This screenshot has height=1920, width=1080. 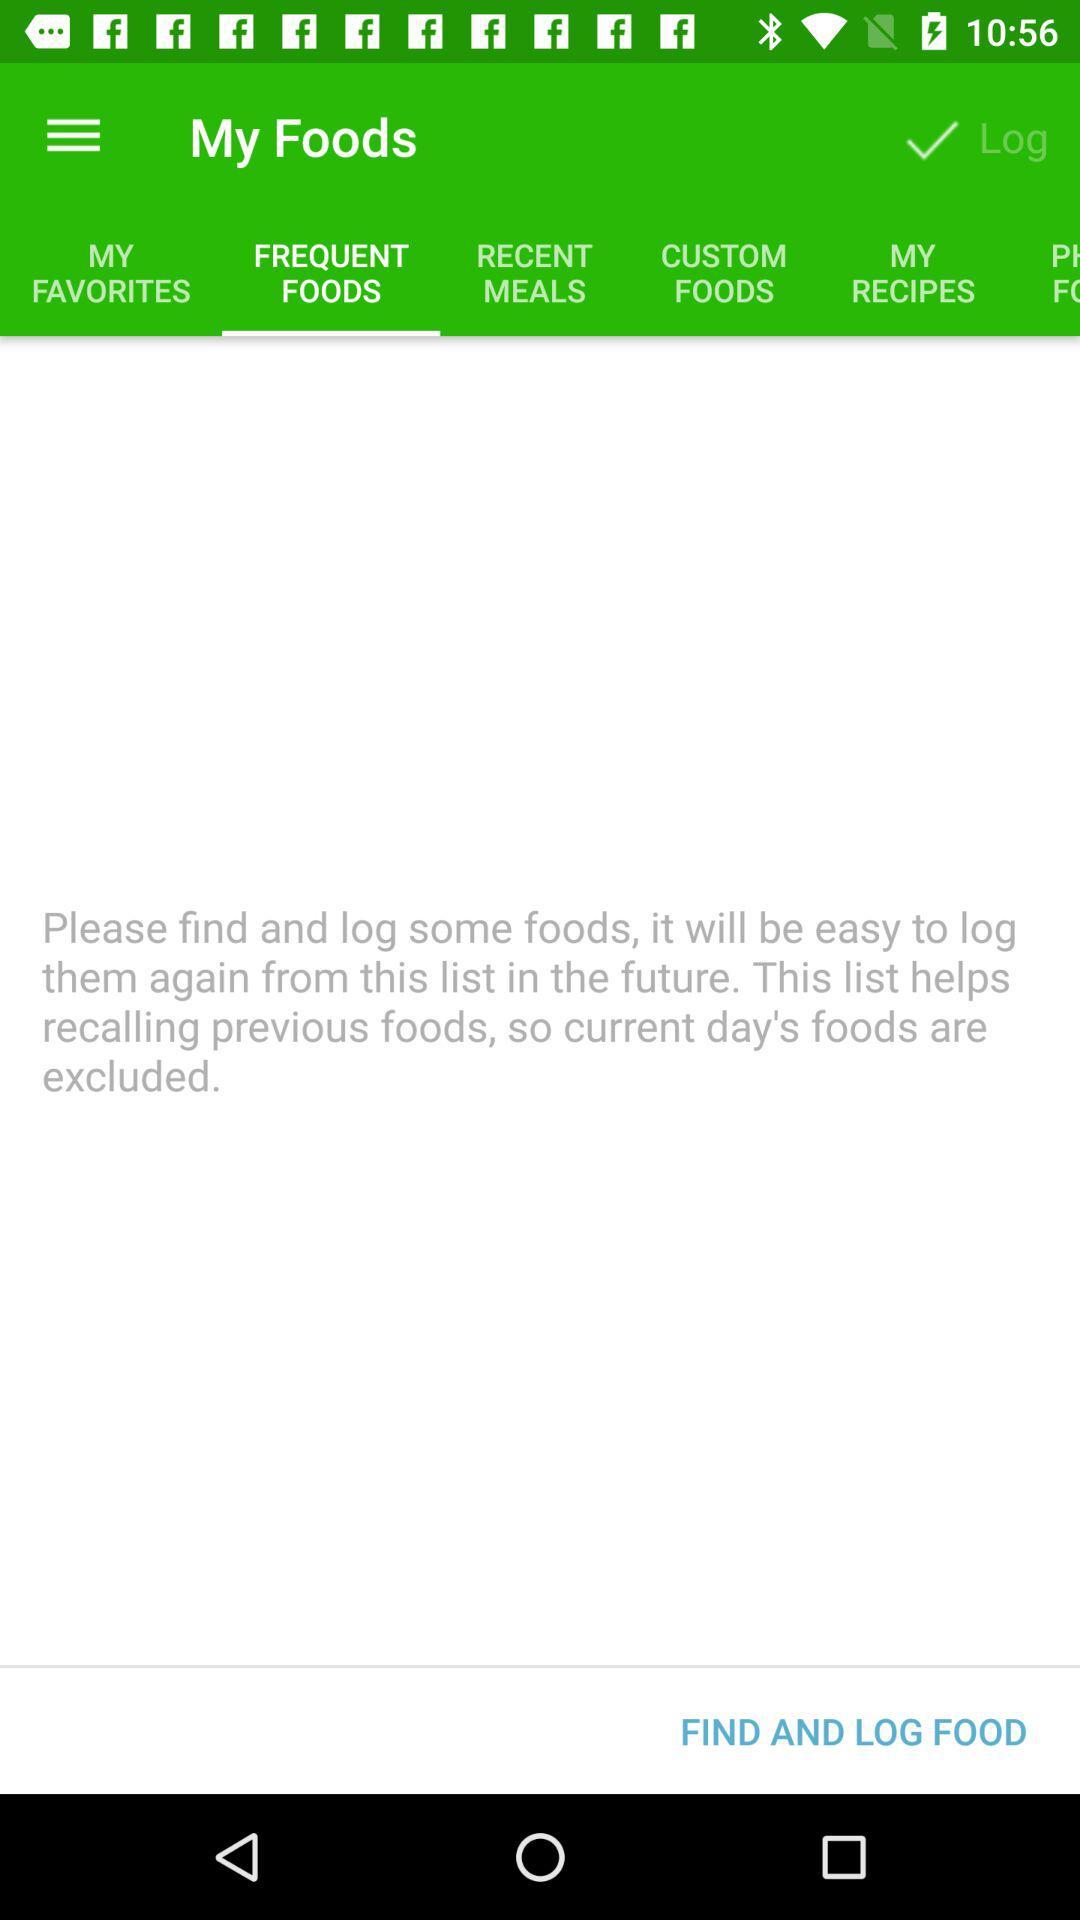 I want to click on the icon to the left of the my foods item, so click(x=72, y=135).